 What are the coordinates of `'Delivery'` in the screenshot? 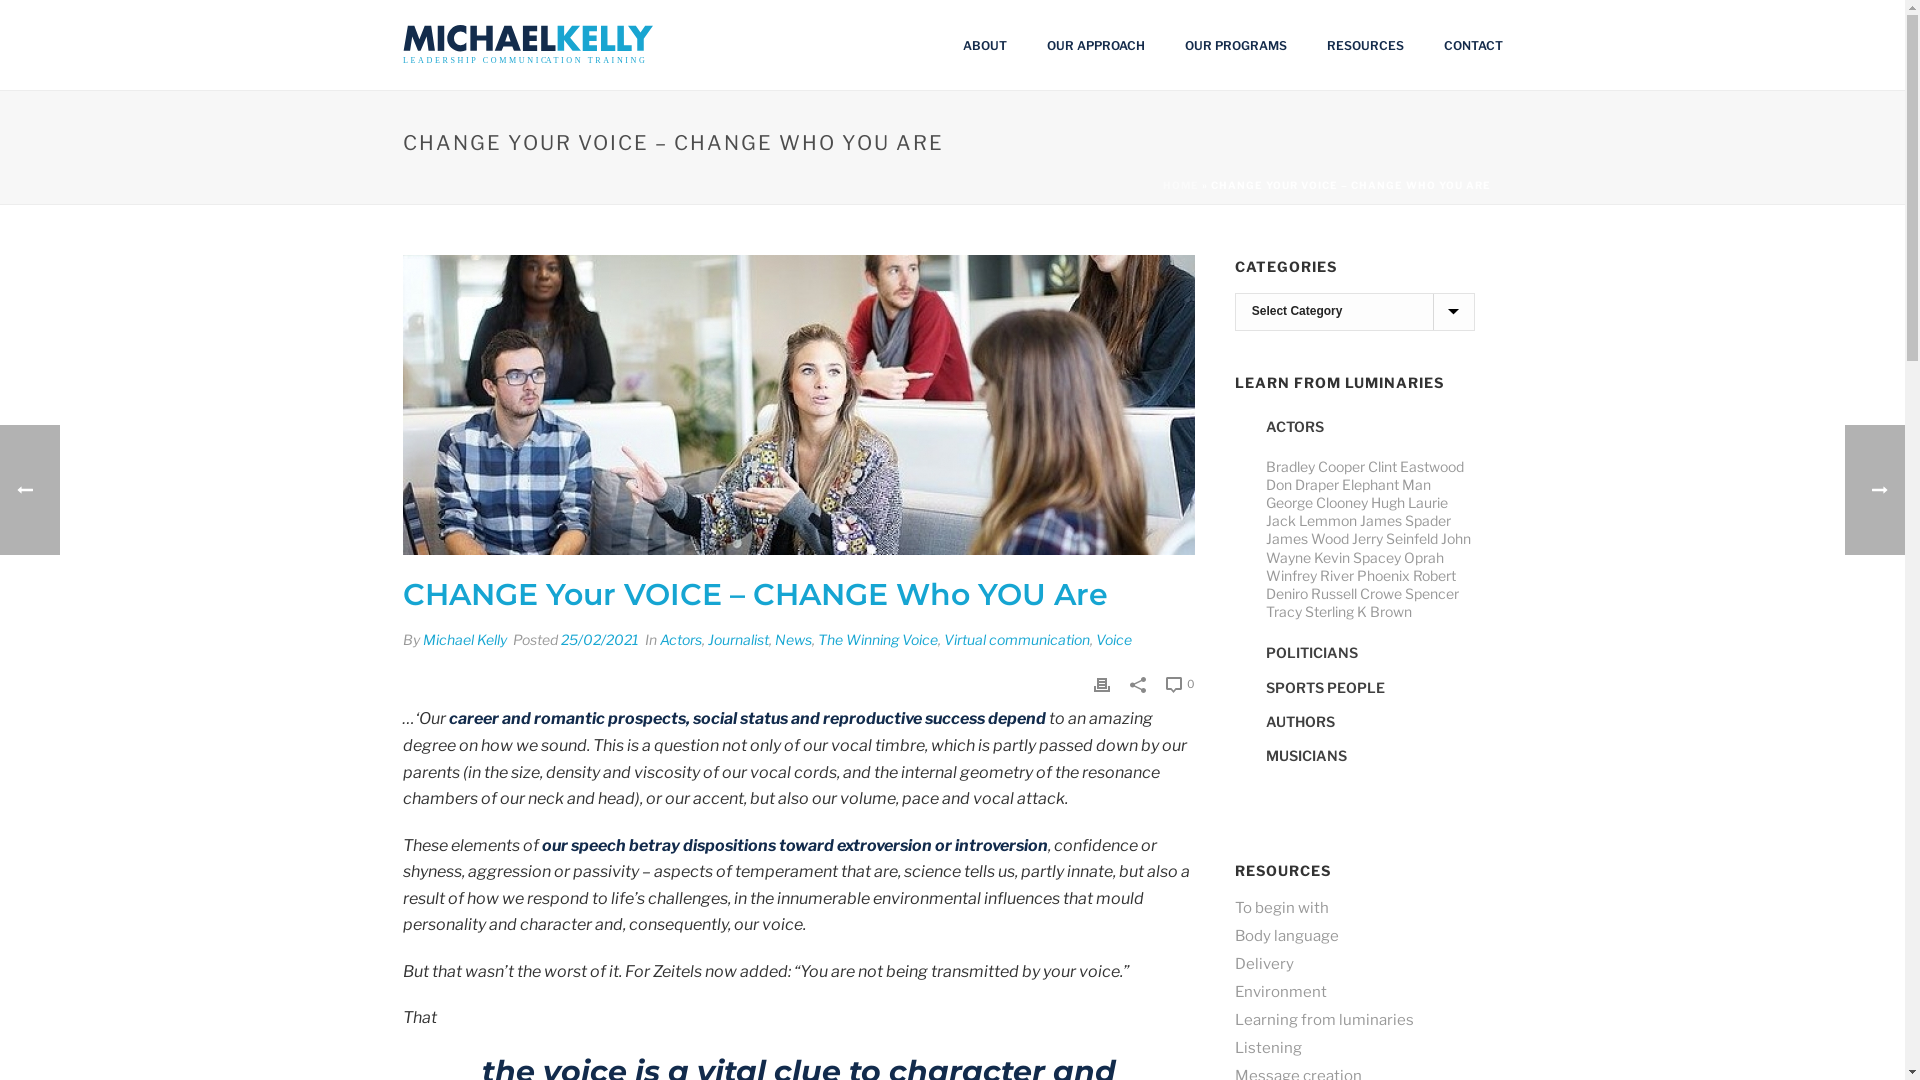 It's located at (1263, 963).